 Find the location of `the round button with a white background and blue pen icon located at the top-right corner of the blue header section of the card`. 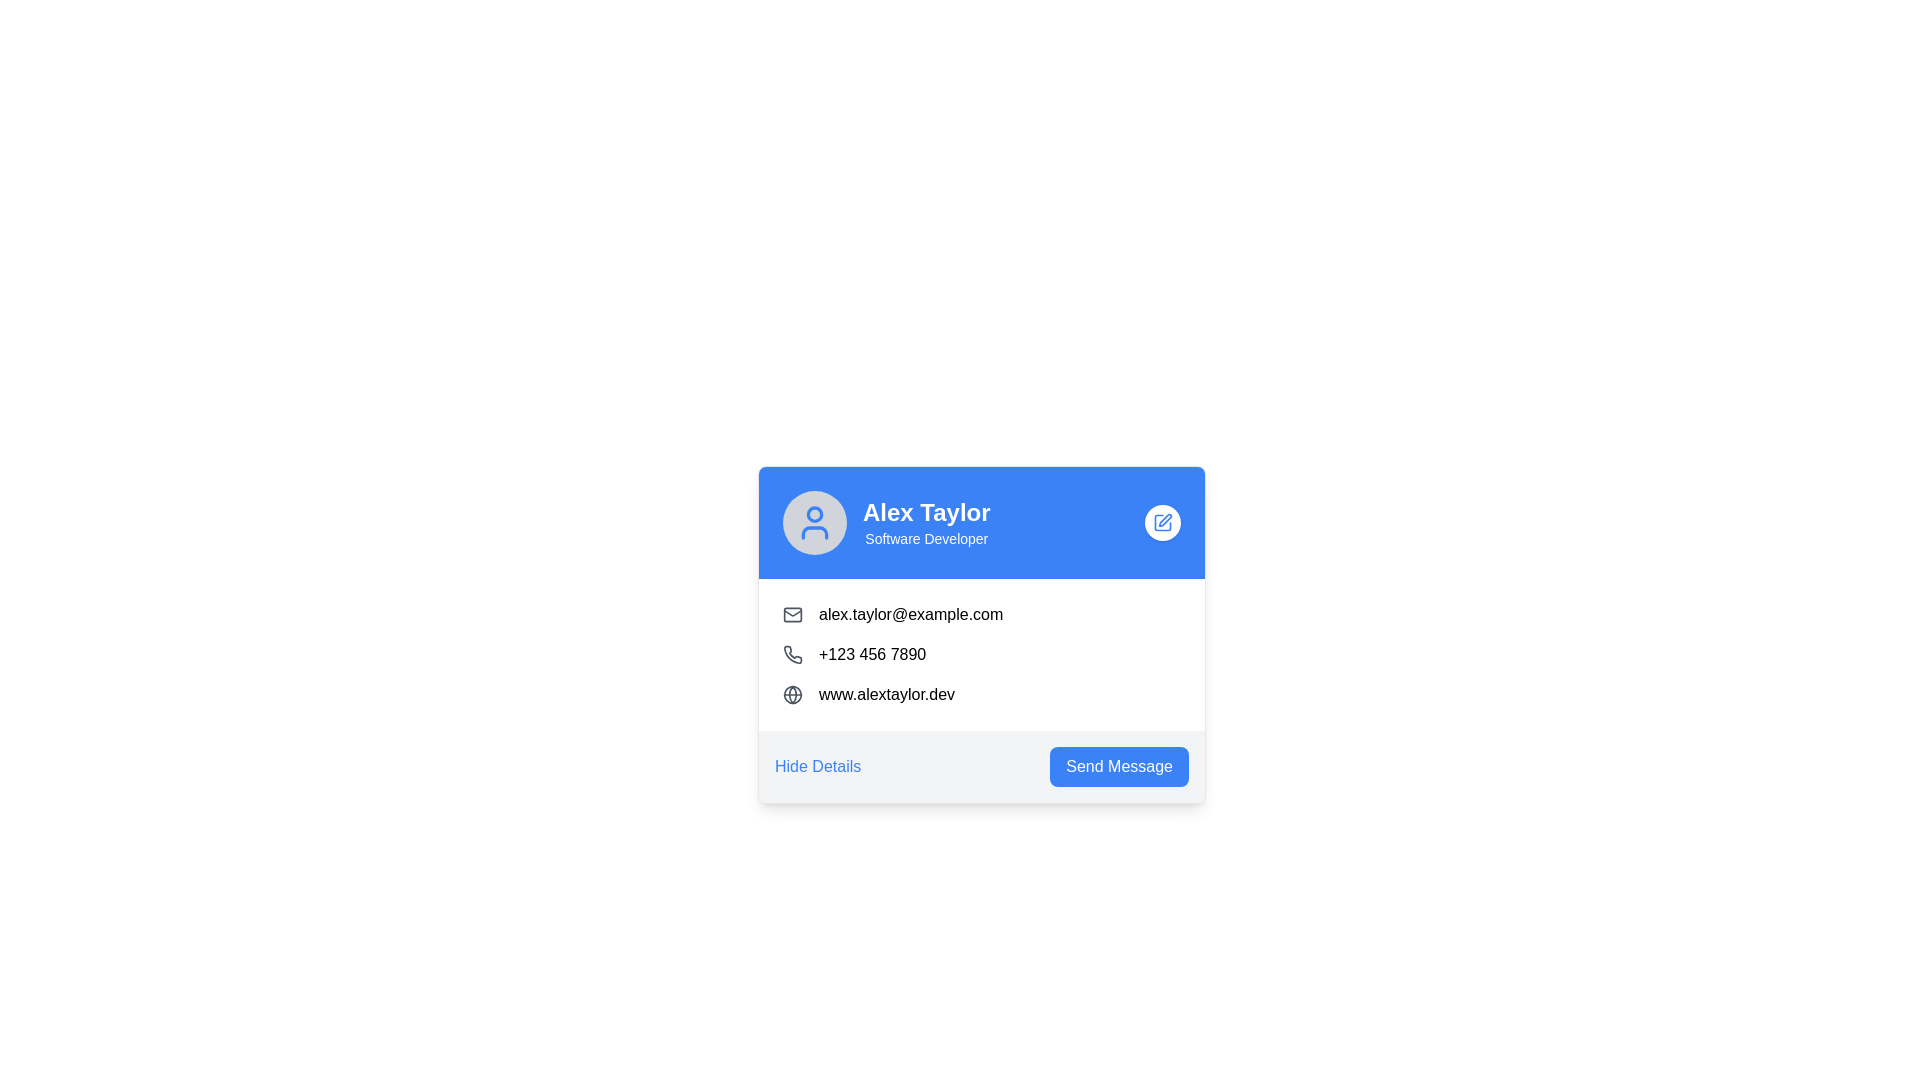

the round button with a white background and blue pen icon located at the top-right corner of the blue header section of the card is located at coordinates (1162, 522).